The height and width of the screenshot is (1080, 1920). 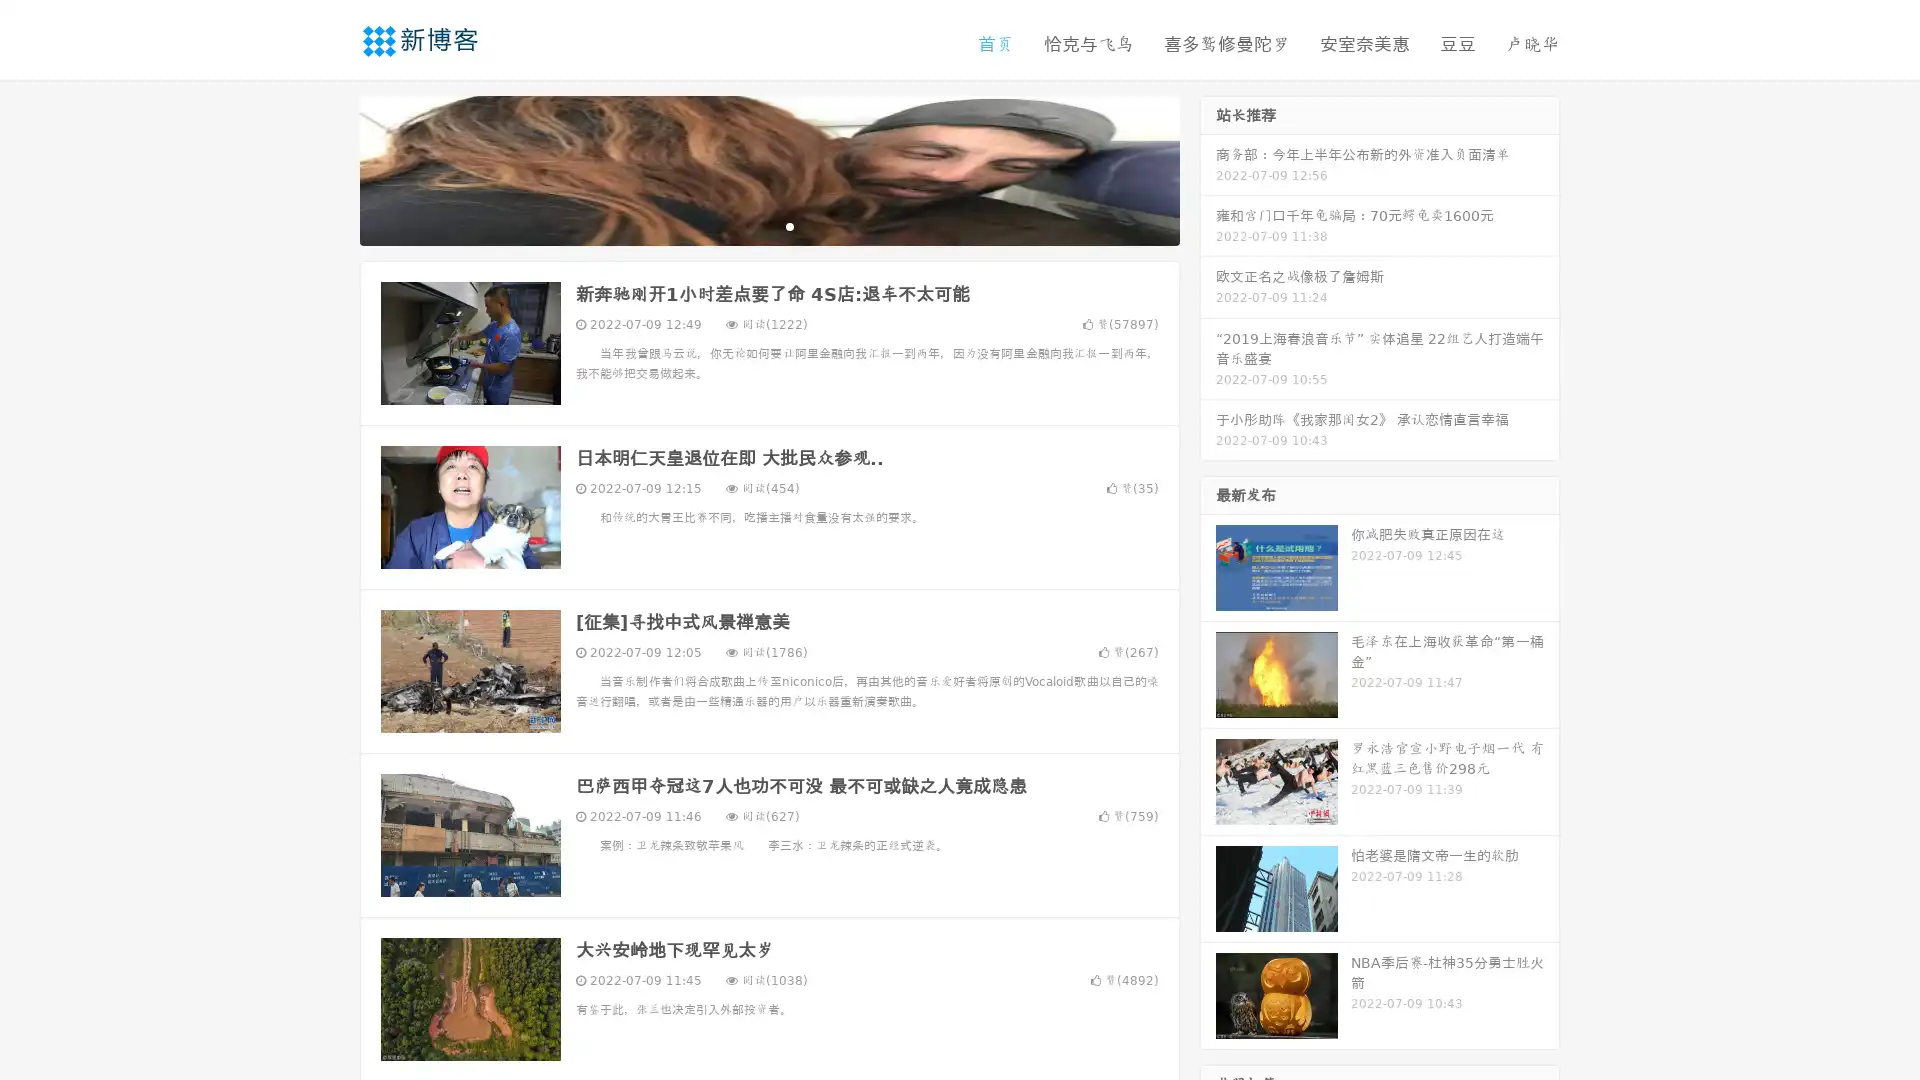 What do you see at coordinates (748, 225) in the screenshot?
I see `Go to slide 1` at bounding box center [748, 225].